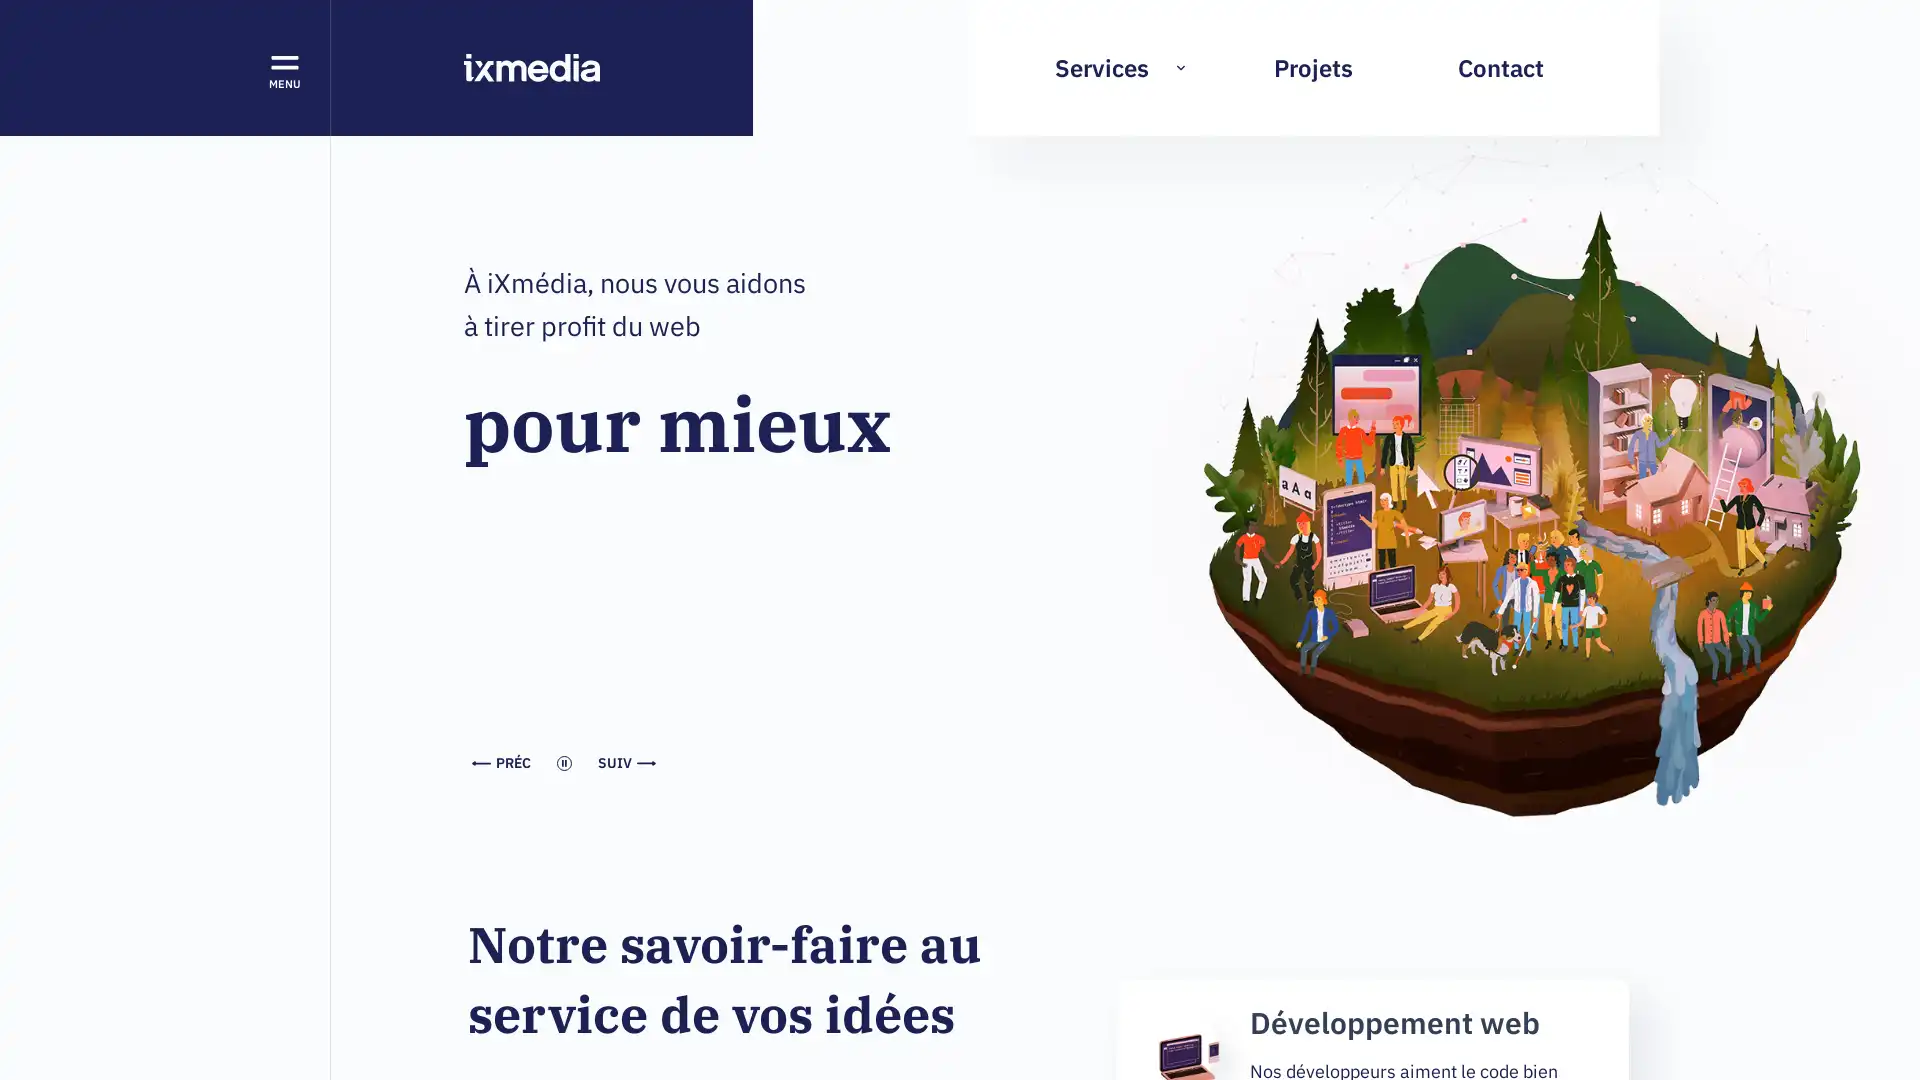  Describe the element at coordinates (463, 260) in the screenshot. I see `Mettre en pause` at that location.